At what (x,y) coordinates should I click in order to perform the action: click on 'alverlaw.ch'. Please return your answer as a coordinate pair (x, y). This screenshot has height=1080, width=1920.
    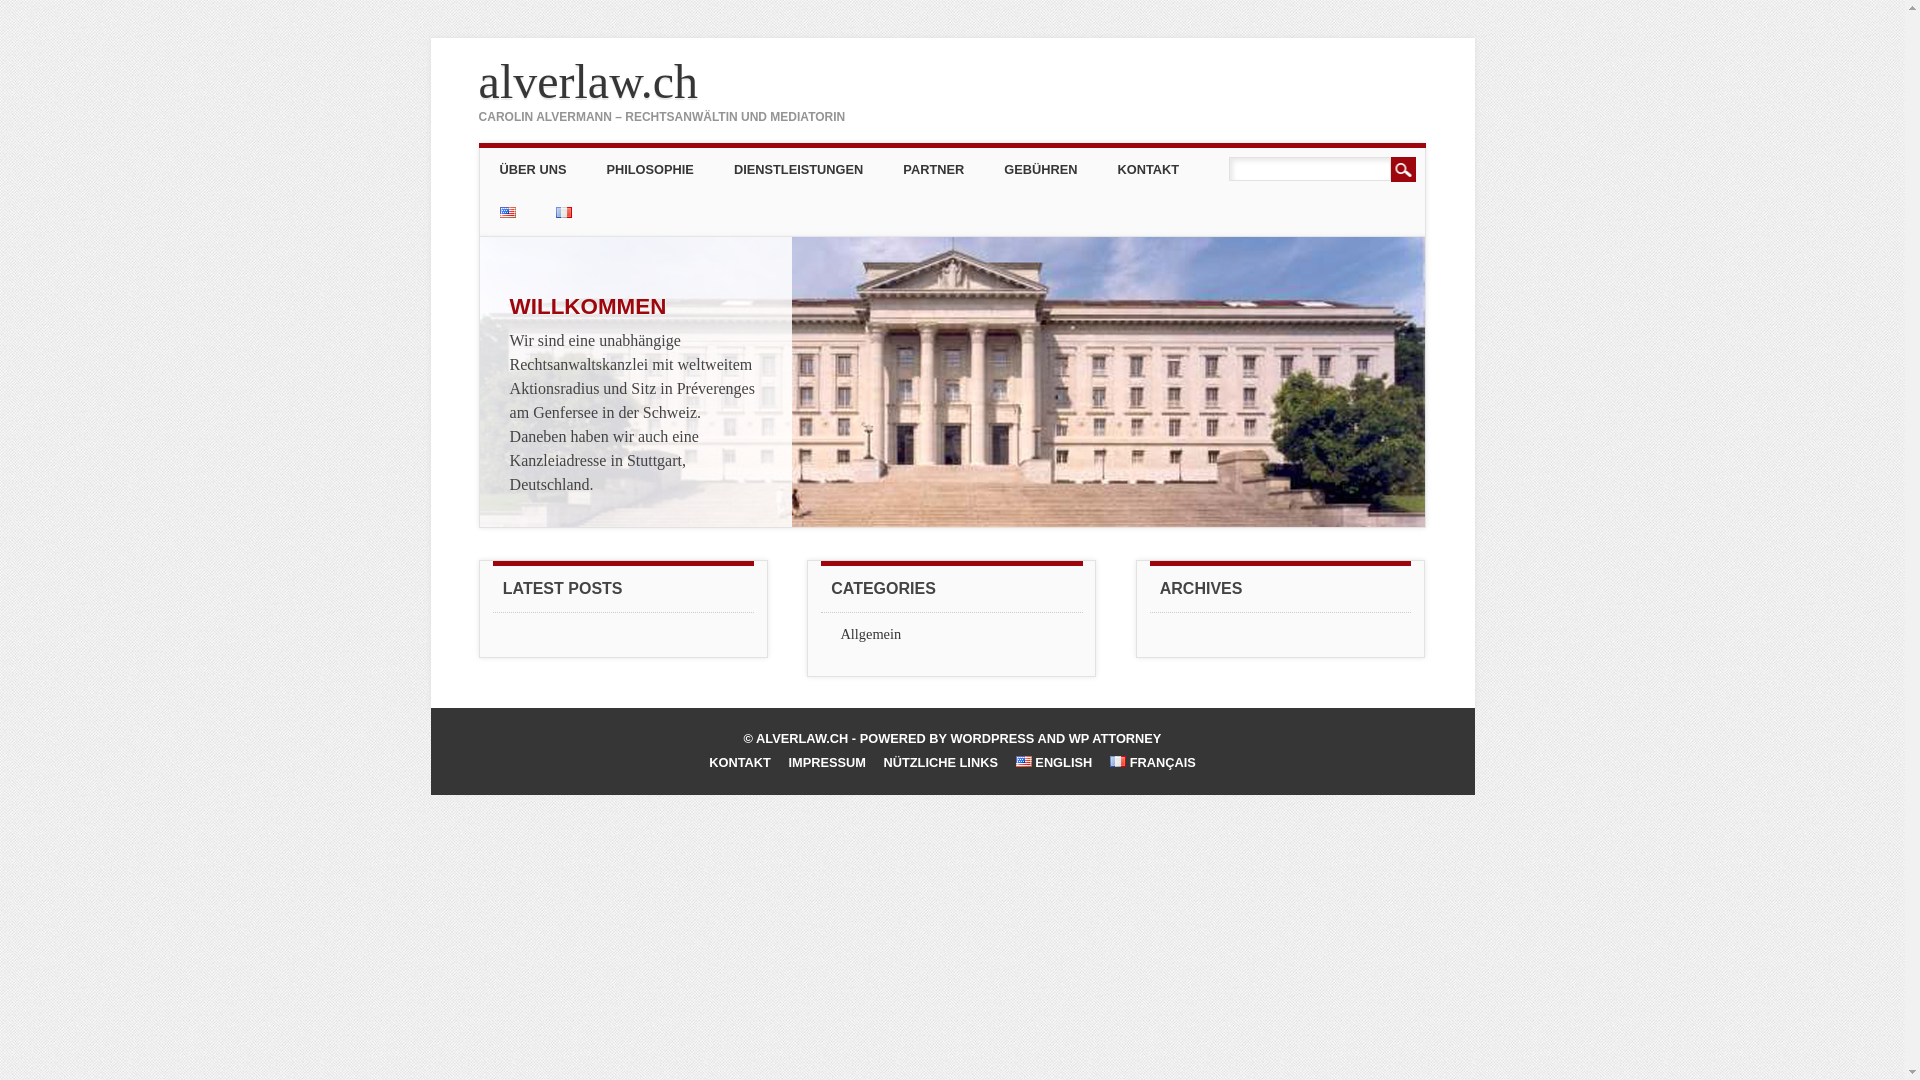
    Looking at the image, I should click on (587, 80).